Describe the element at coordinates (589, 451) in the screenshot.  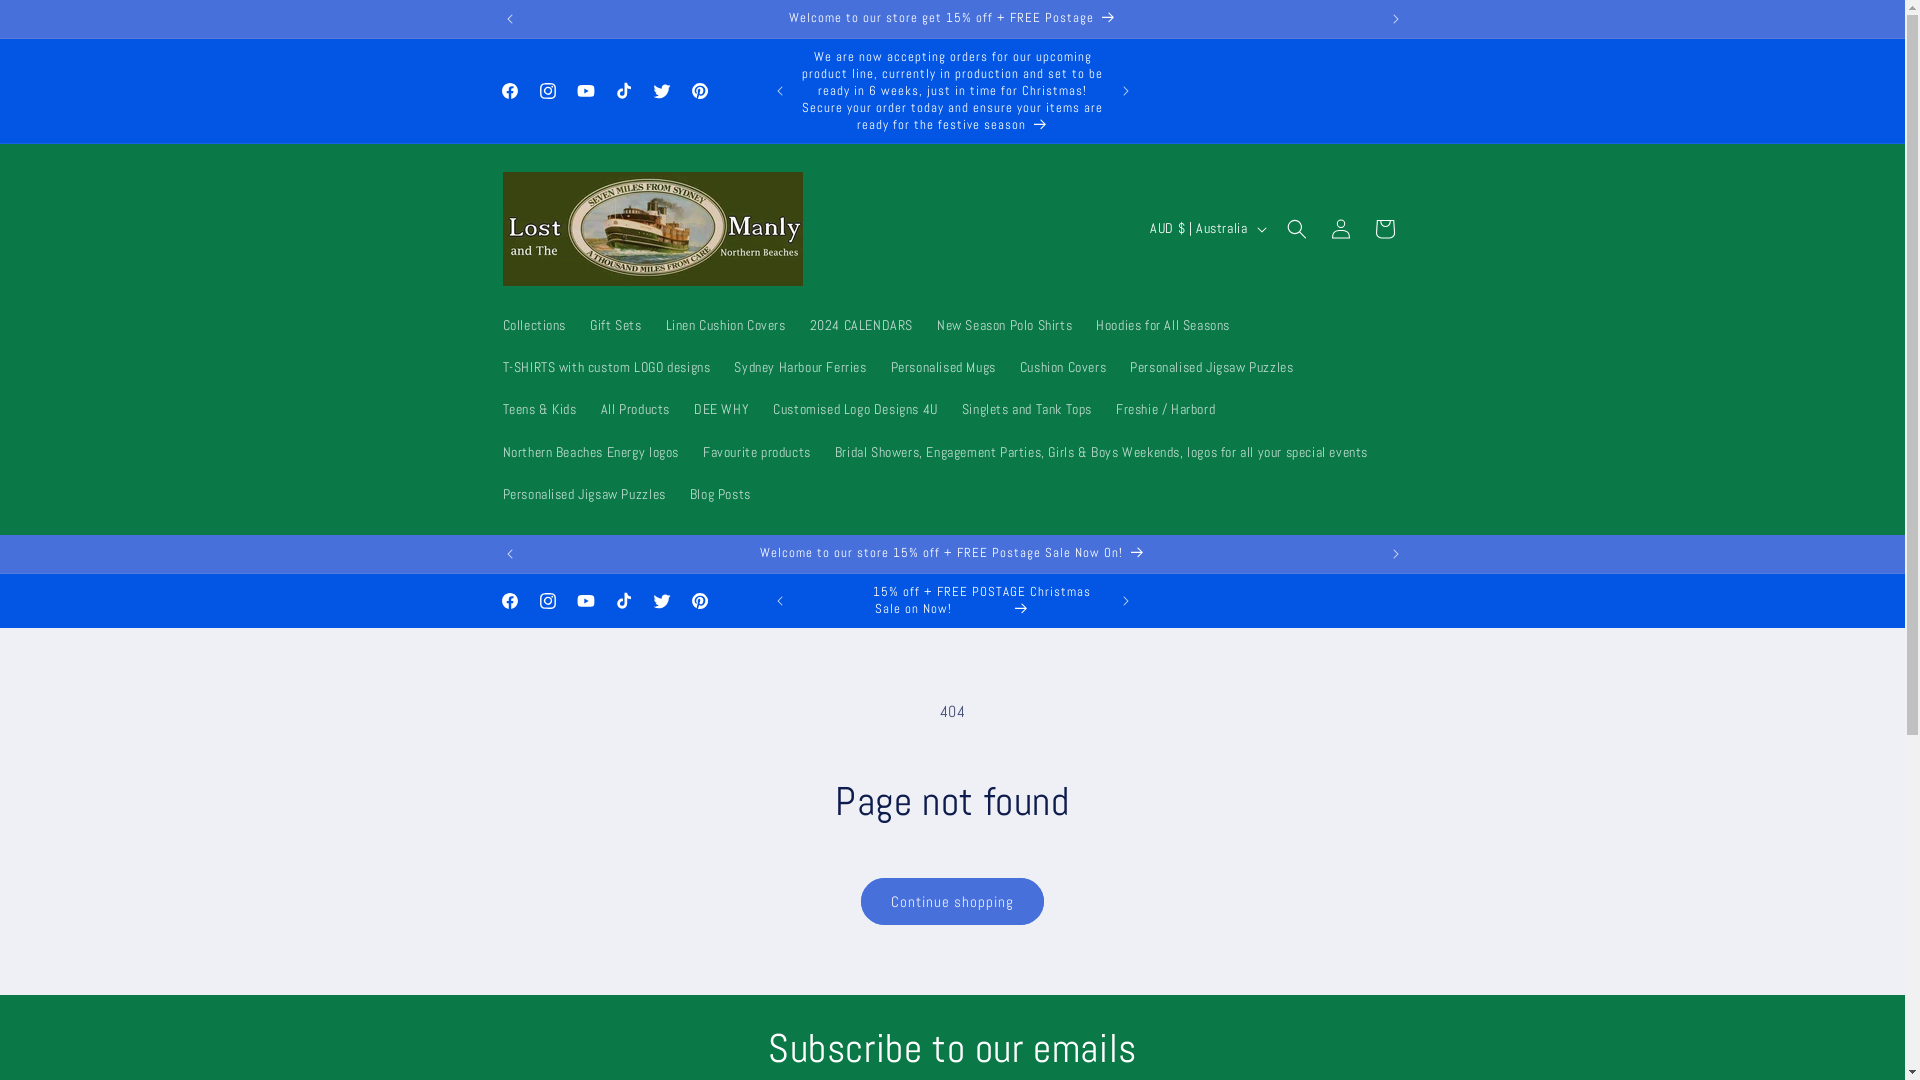
I see `'Northern Beaches Energy logos'` at that location.